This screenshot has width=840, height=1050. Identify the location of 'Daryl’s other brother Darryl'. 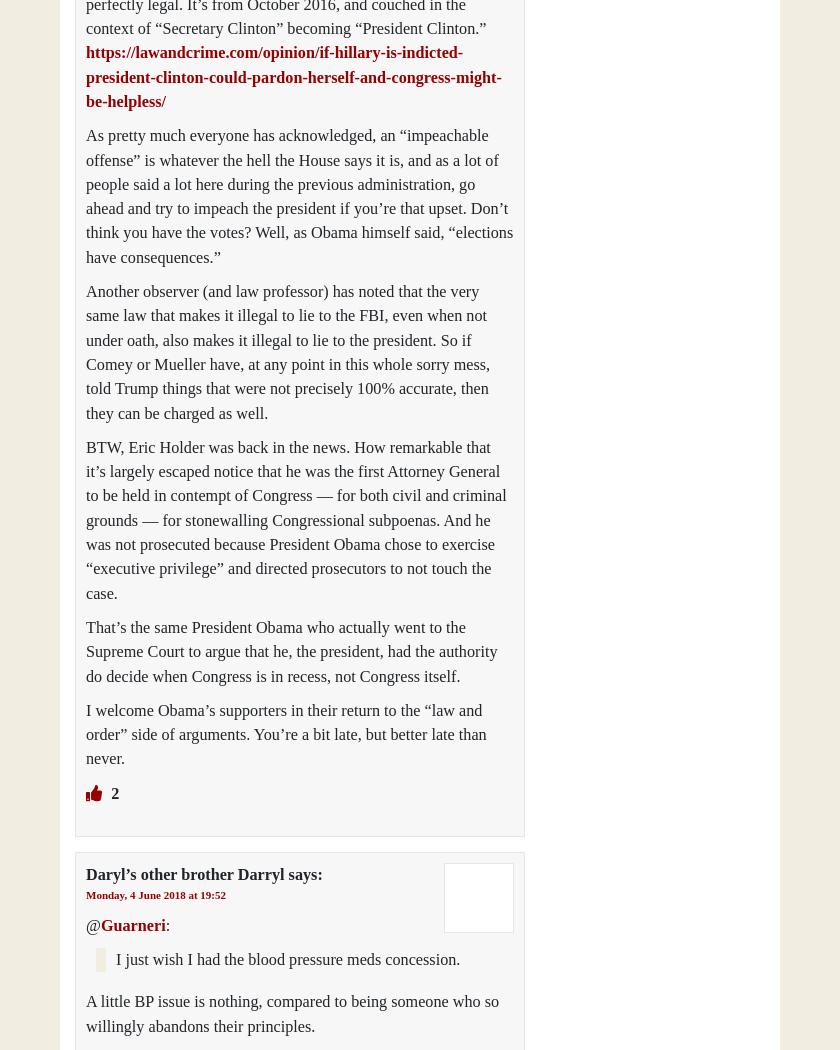
(184, 873).